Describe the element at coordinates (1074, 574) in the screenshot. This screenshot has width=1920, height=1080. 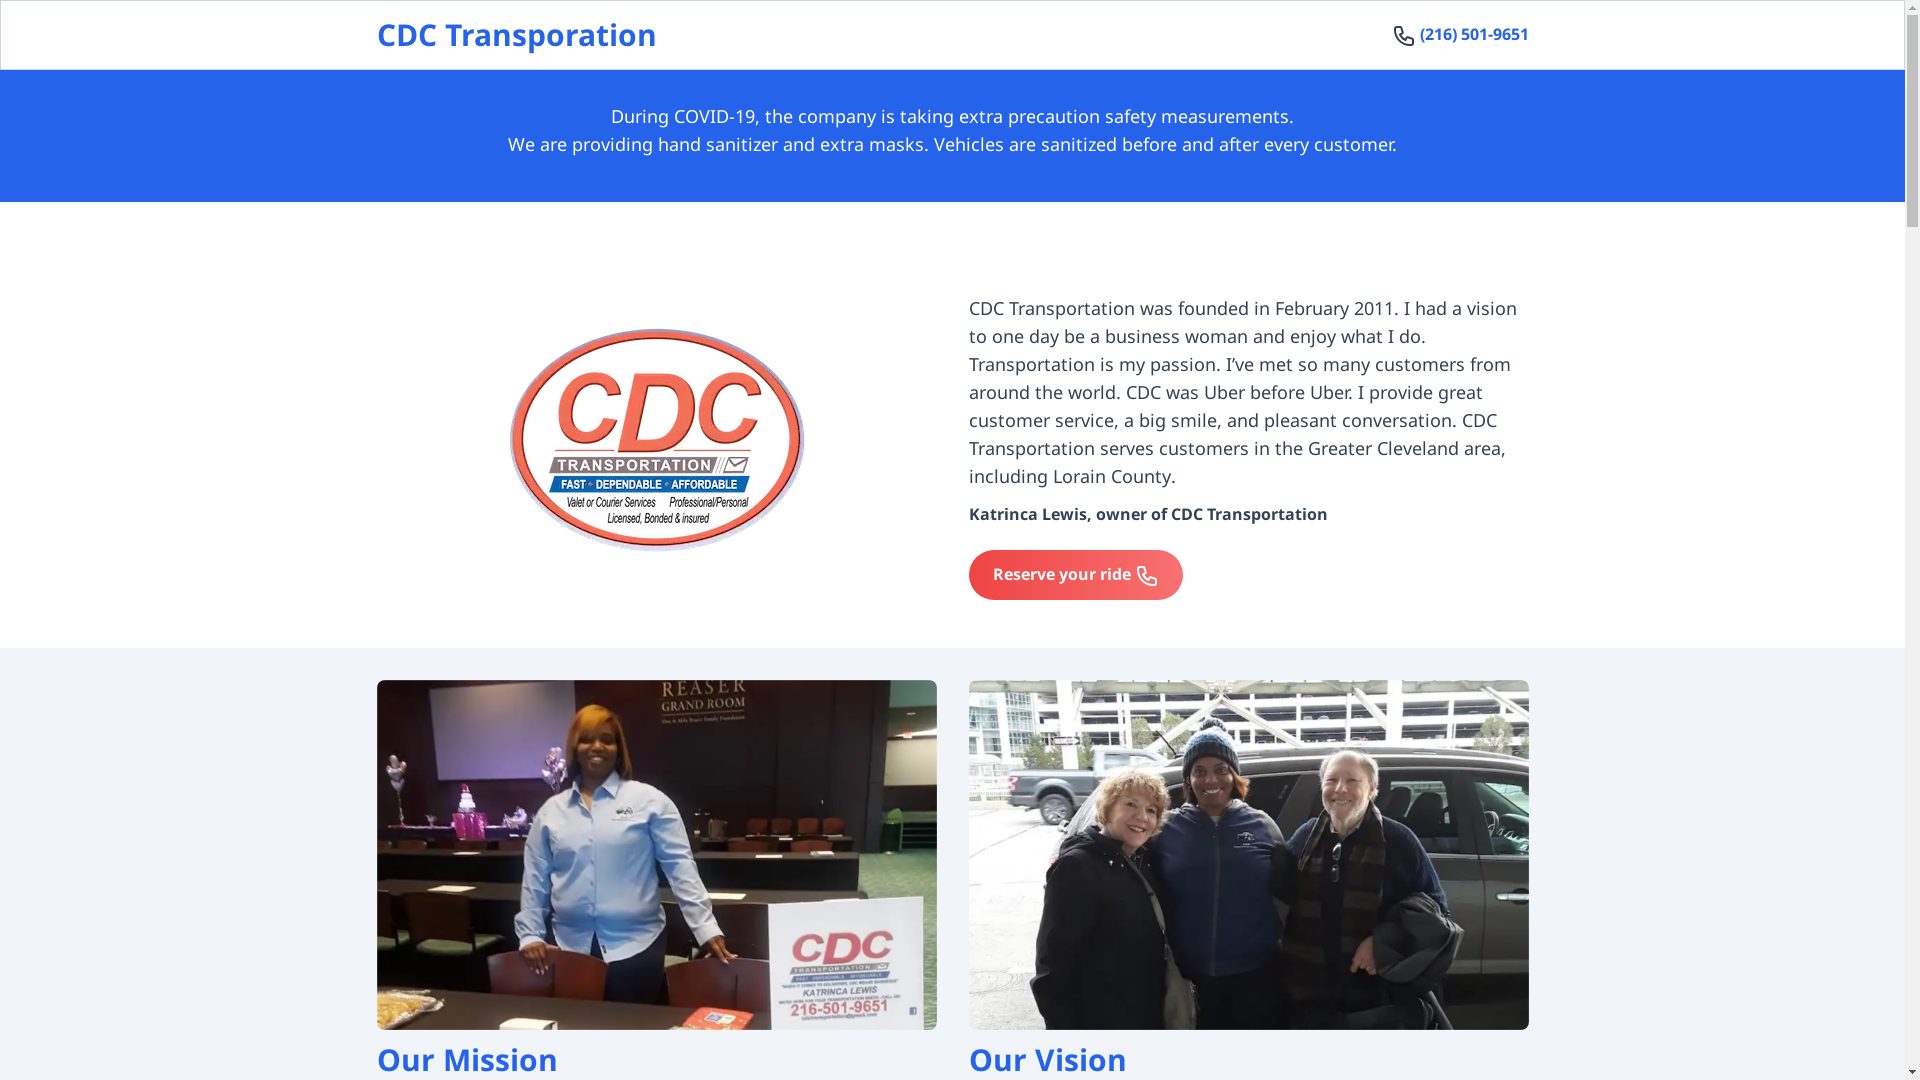
I see `'Reserve your ride'` at that location.